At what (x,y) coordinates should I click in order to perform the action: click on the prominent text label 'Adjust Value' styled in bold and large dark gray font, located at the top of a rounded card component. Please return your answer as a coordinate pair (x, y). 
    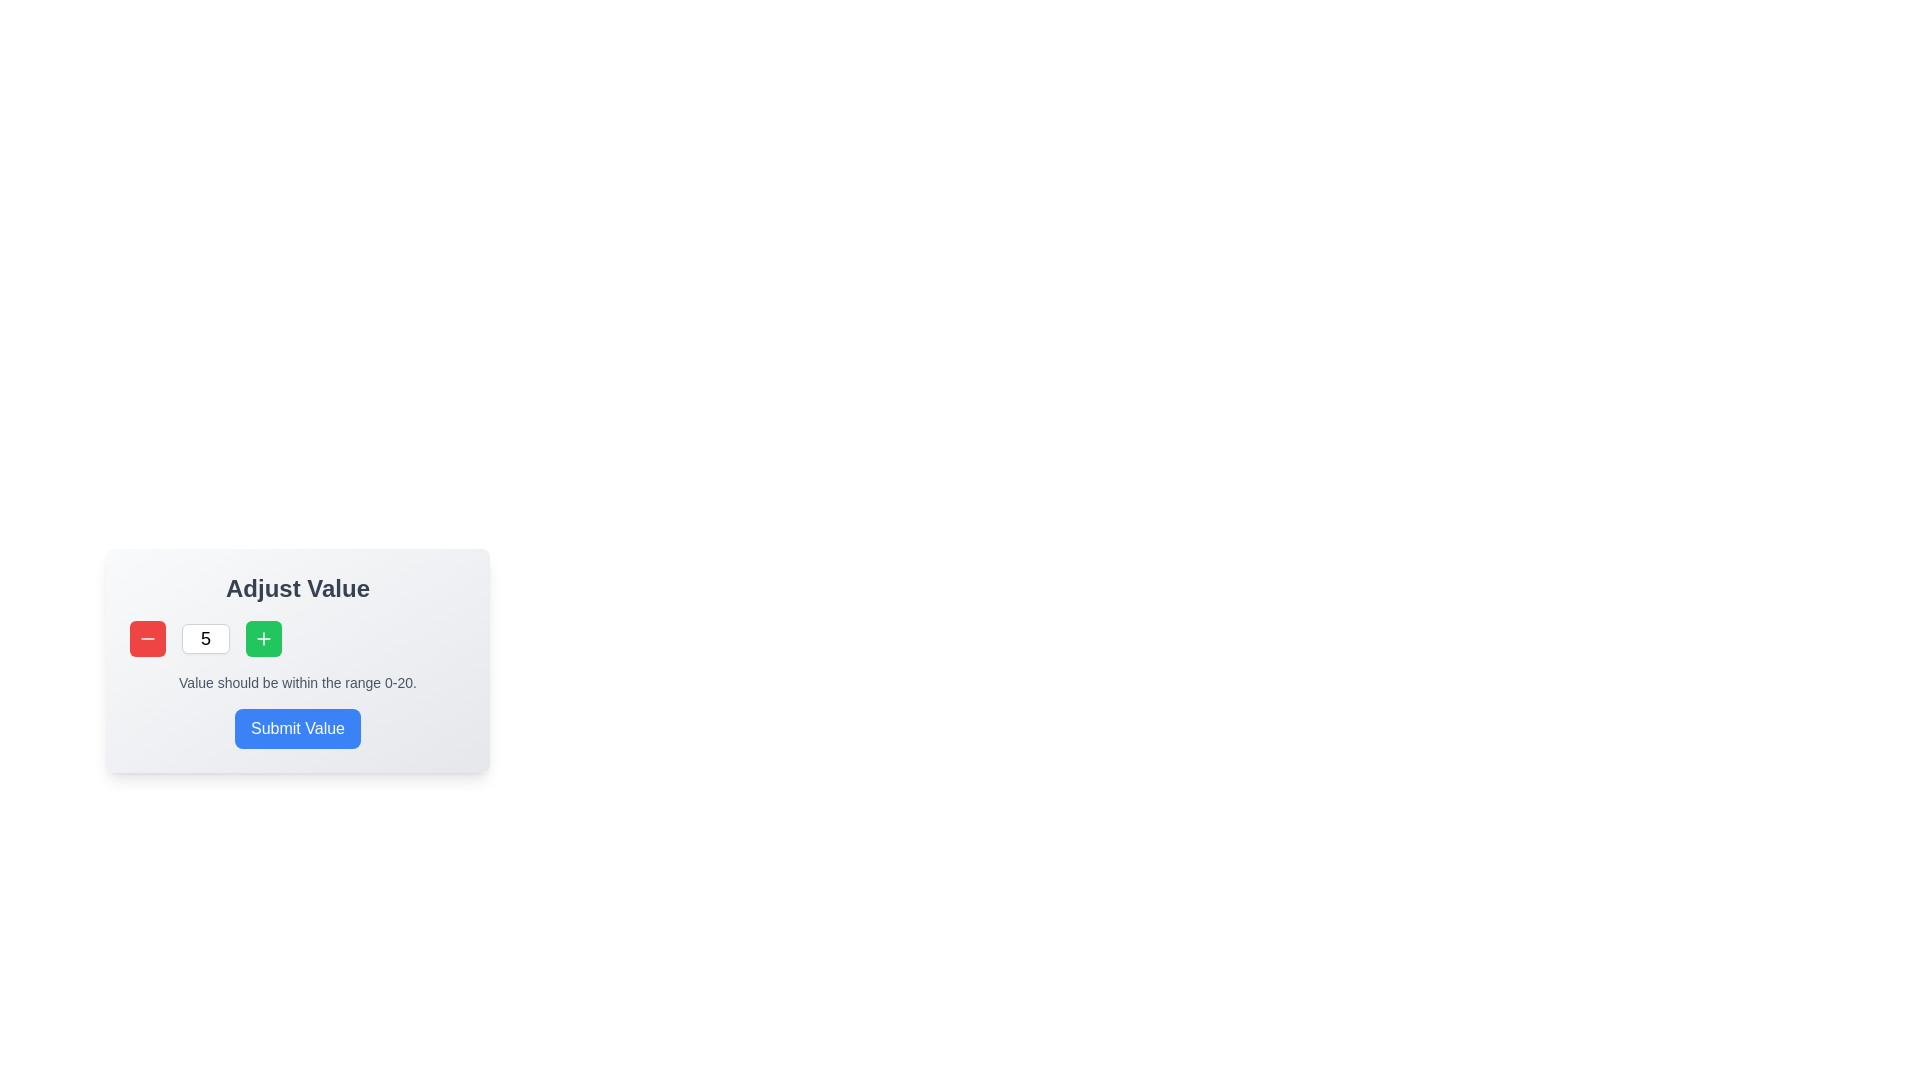
    Looking at the image, I should click on (296, 588).